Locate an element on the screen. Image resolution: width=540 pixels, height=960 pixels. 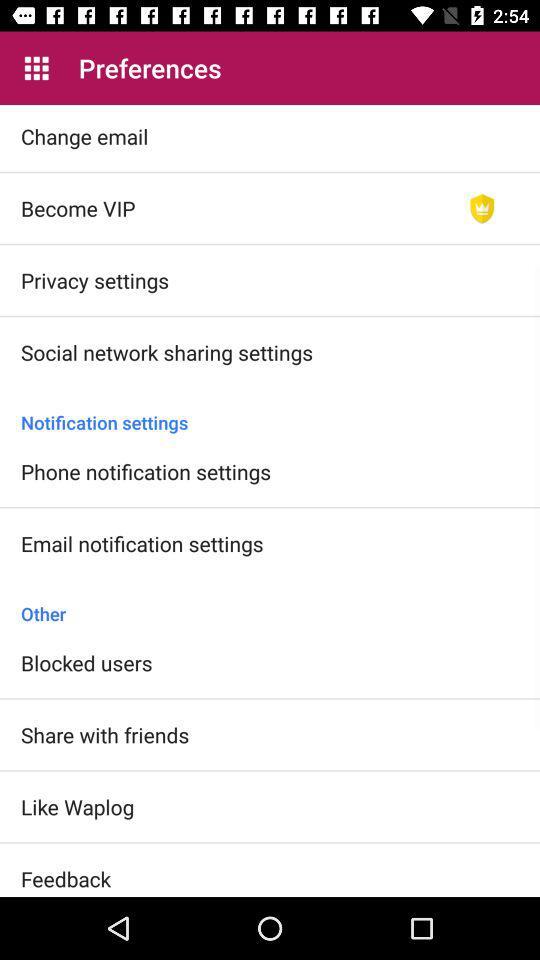
item to the right of become vip item is located at coordinates (481, 208).